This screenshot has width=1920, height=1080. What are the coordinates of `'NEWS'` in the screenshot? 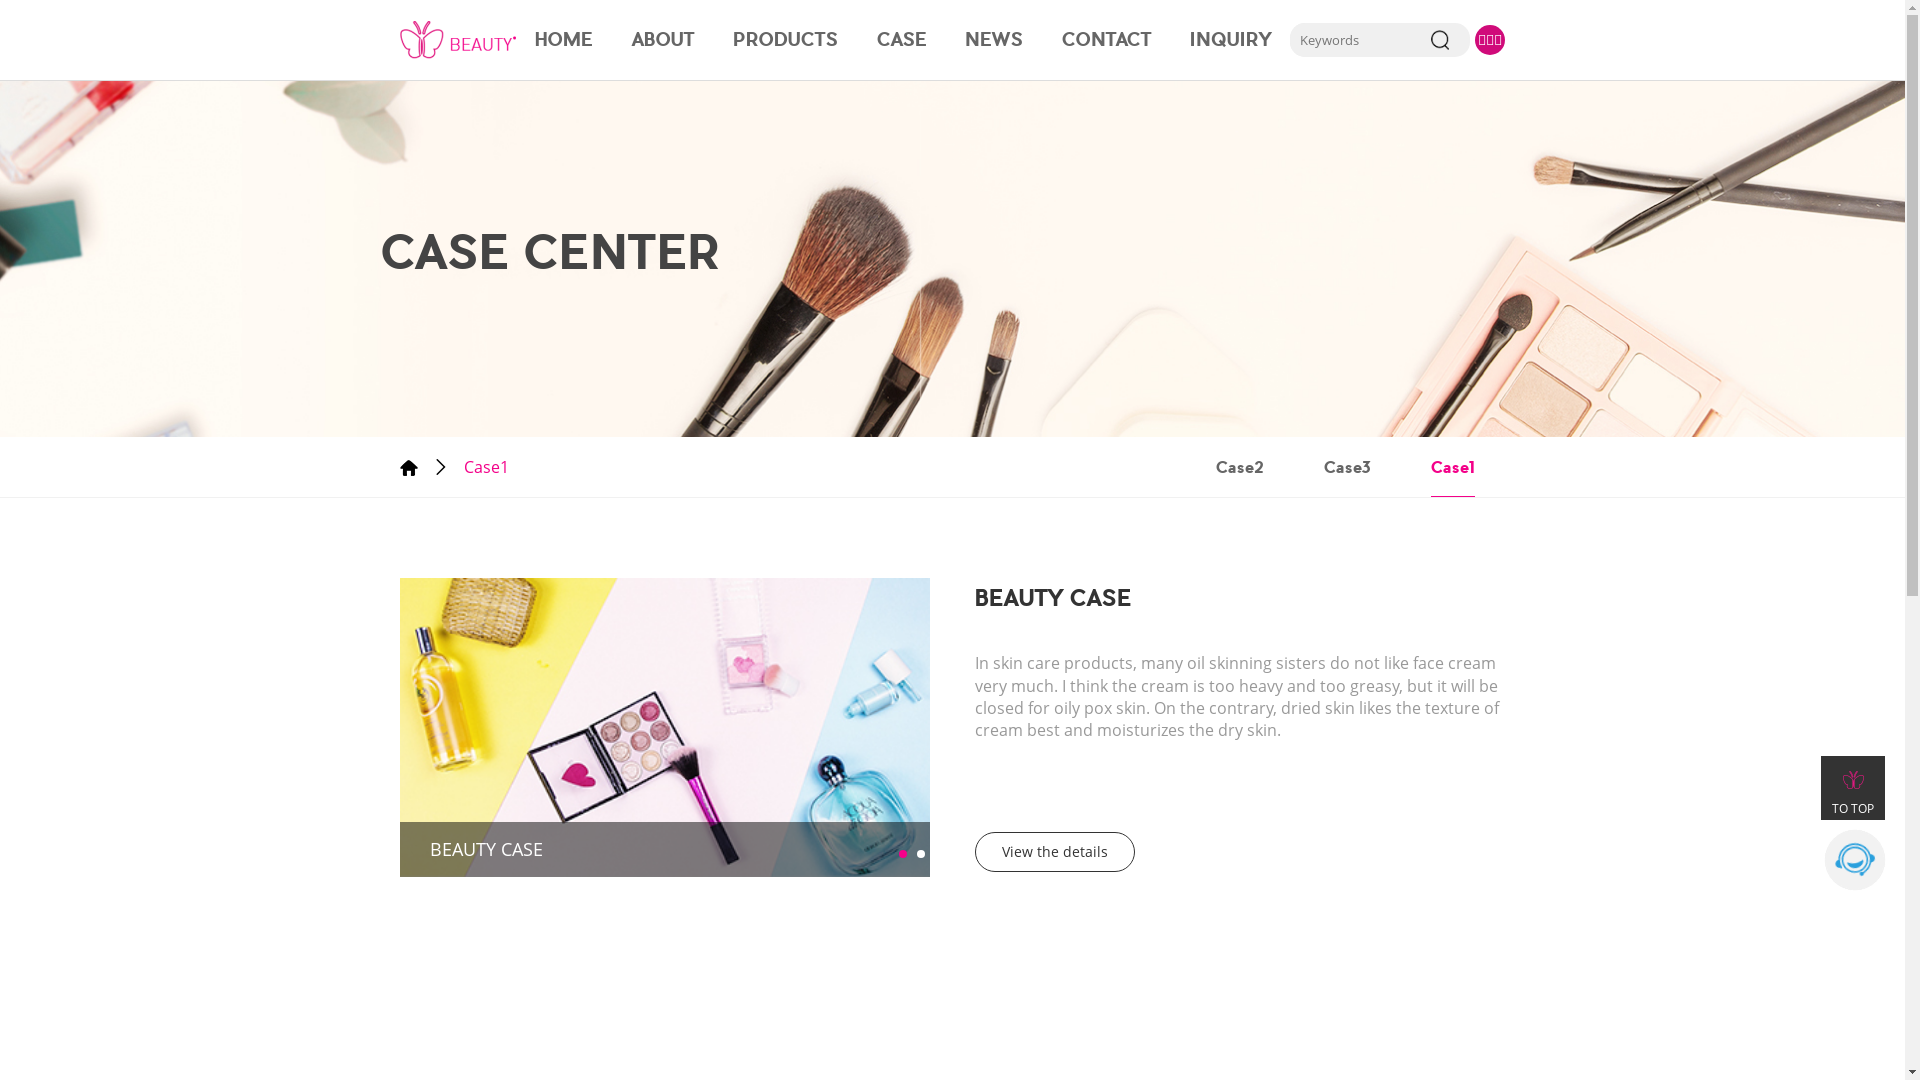 It's located at (993, 39).